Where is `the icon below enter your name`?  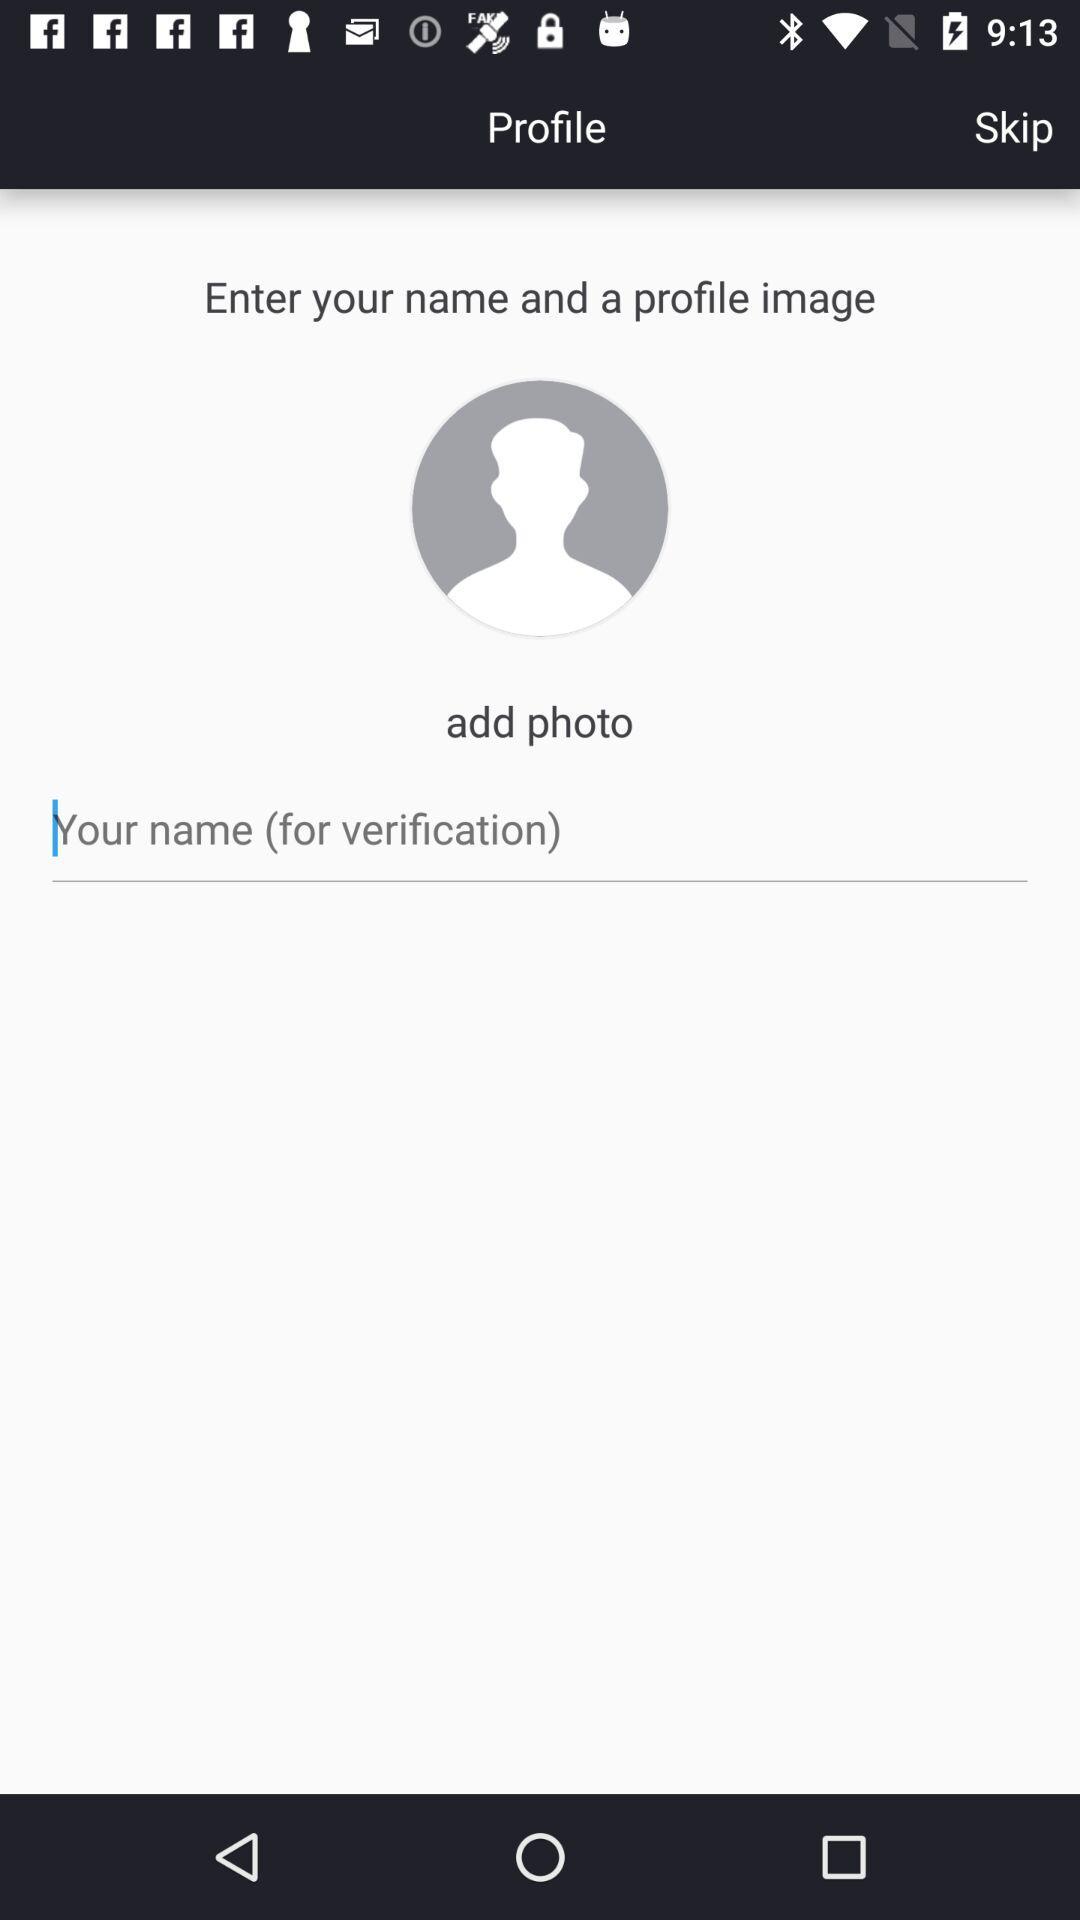
the icon below enter your name is located at coordinates (540, 508).